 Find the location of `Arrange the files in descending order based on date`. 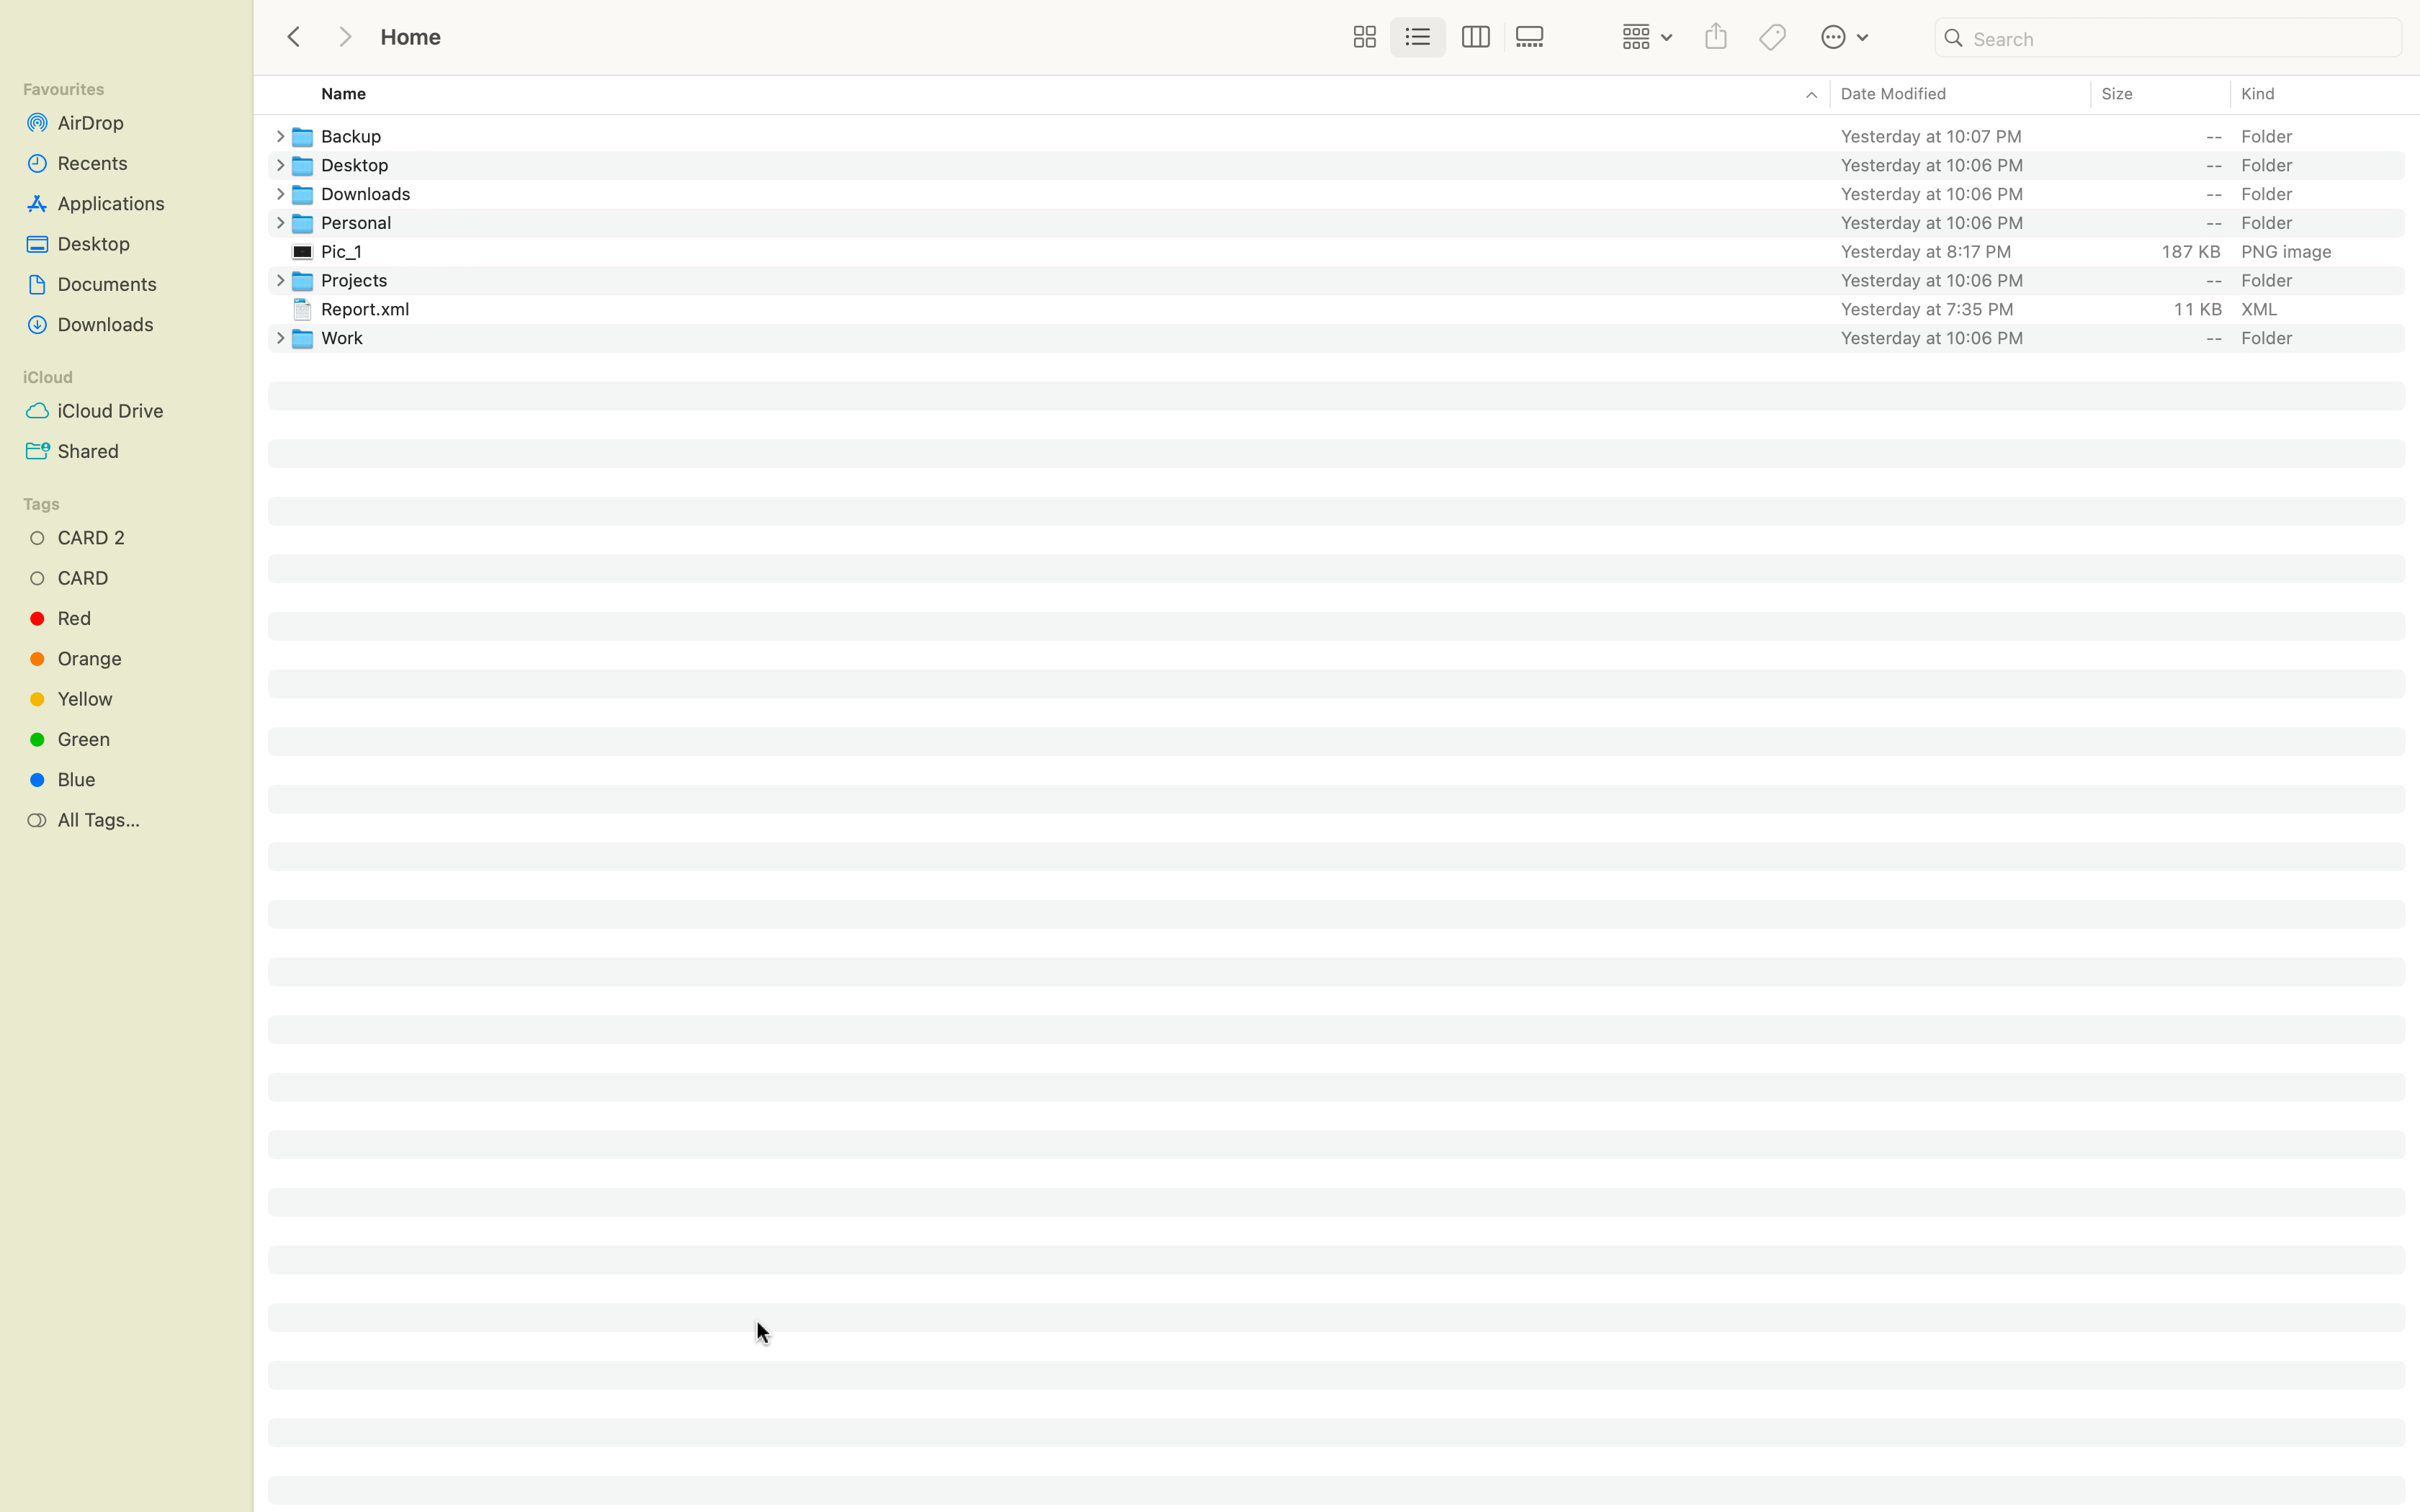

Arrange the files in descending order based on date is located at coordinates (1958, 95).